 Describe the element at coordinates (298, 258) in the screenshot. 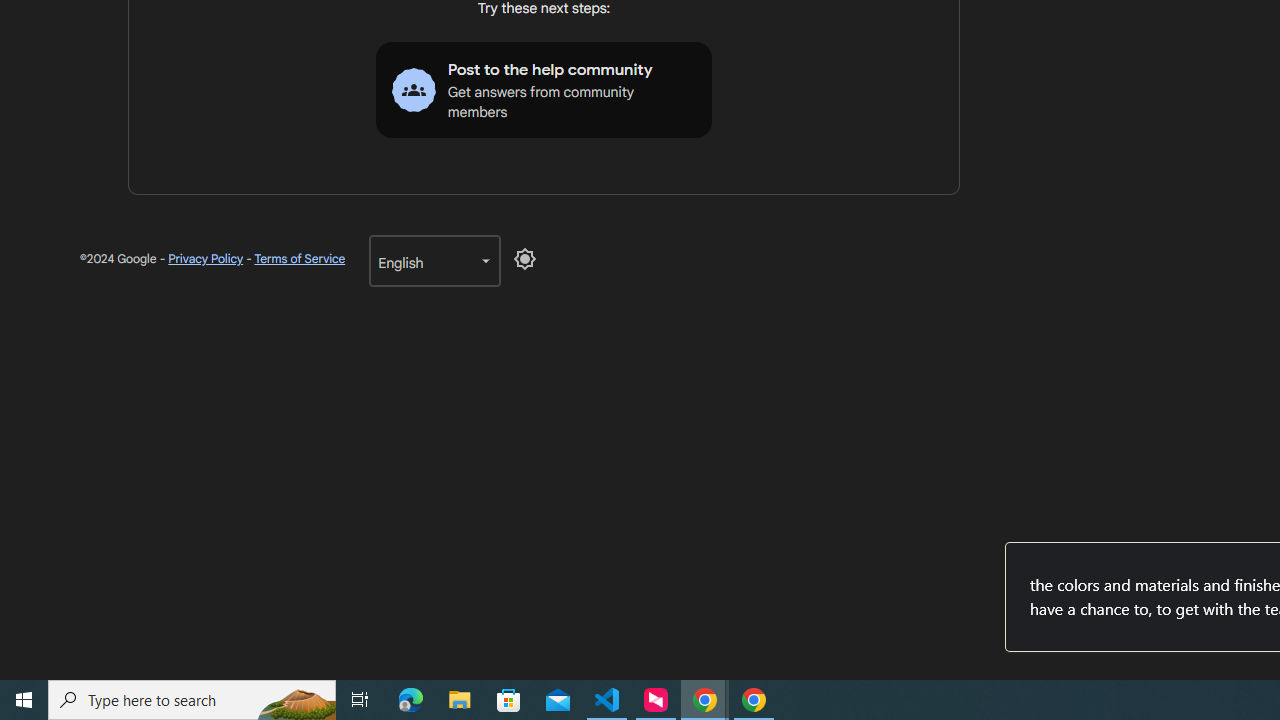

I see `'Terms of Service'` at that location.